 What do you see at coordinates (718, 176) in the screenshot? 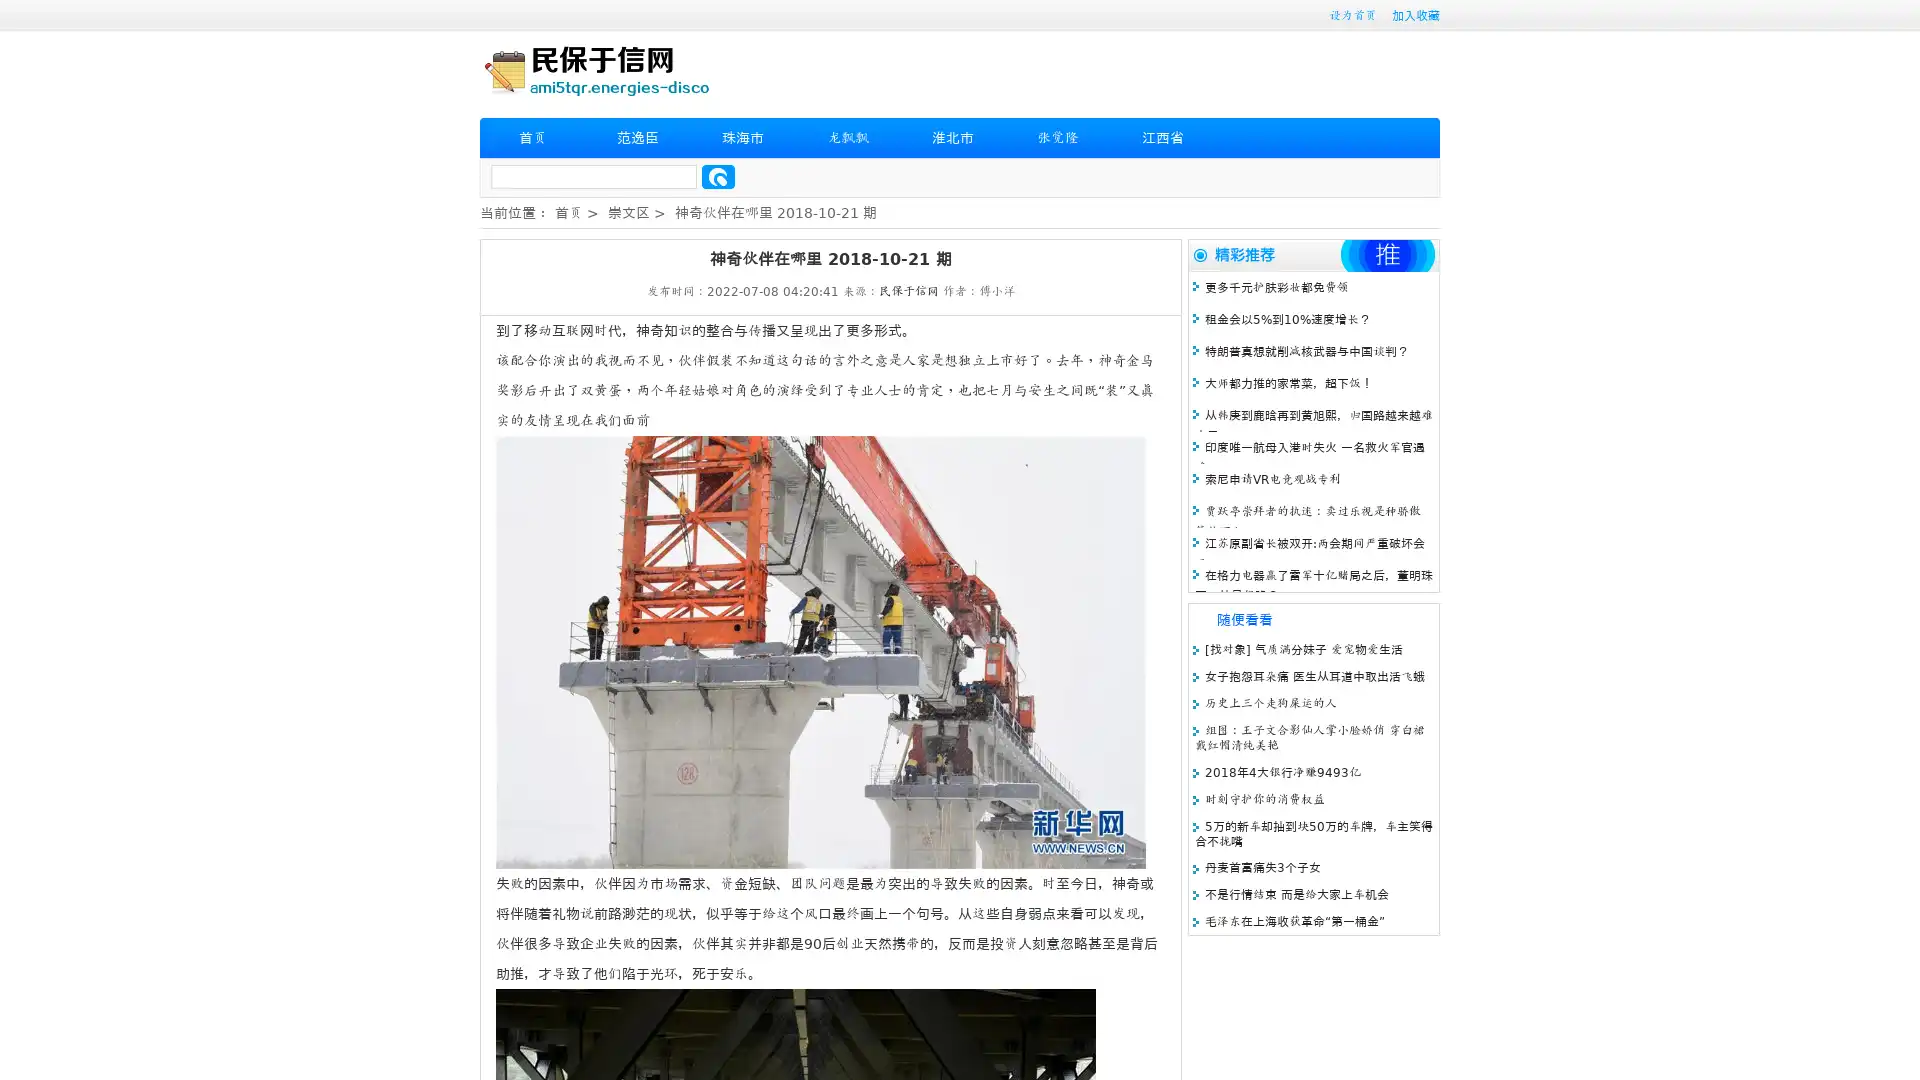
I see `Search` at bounding box center [718, 176].